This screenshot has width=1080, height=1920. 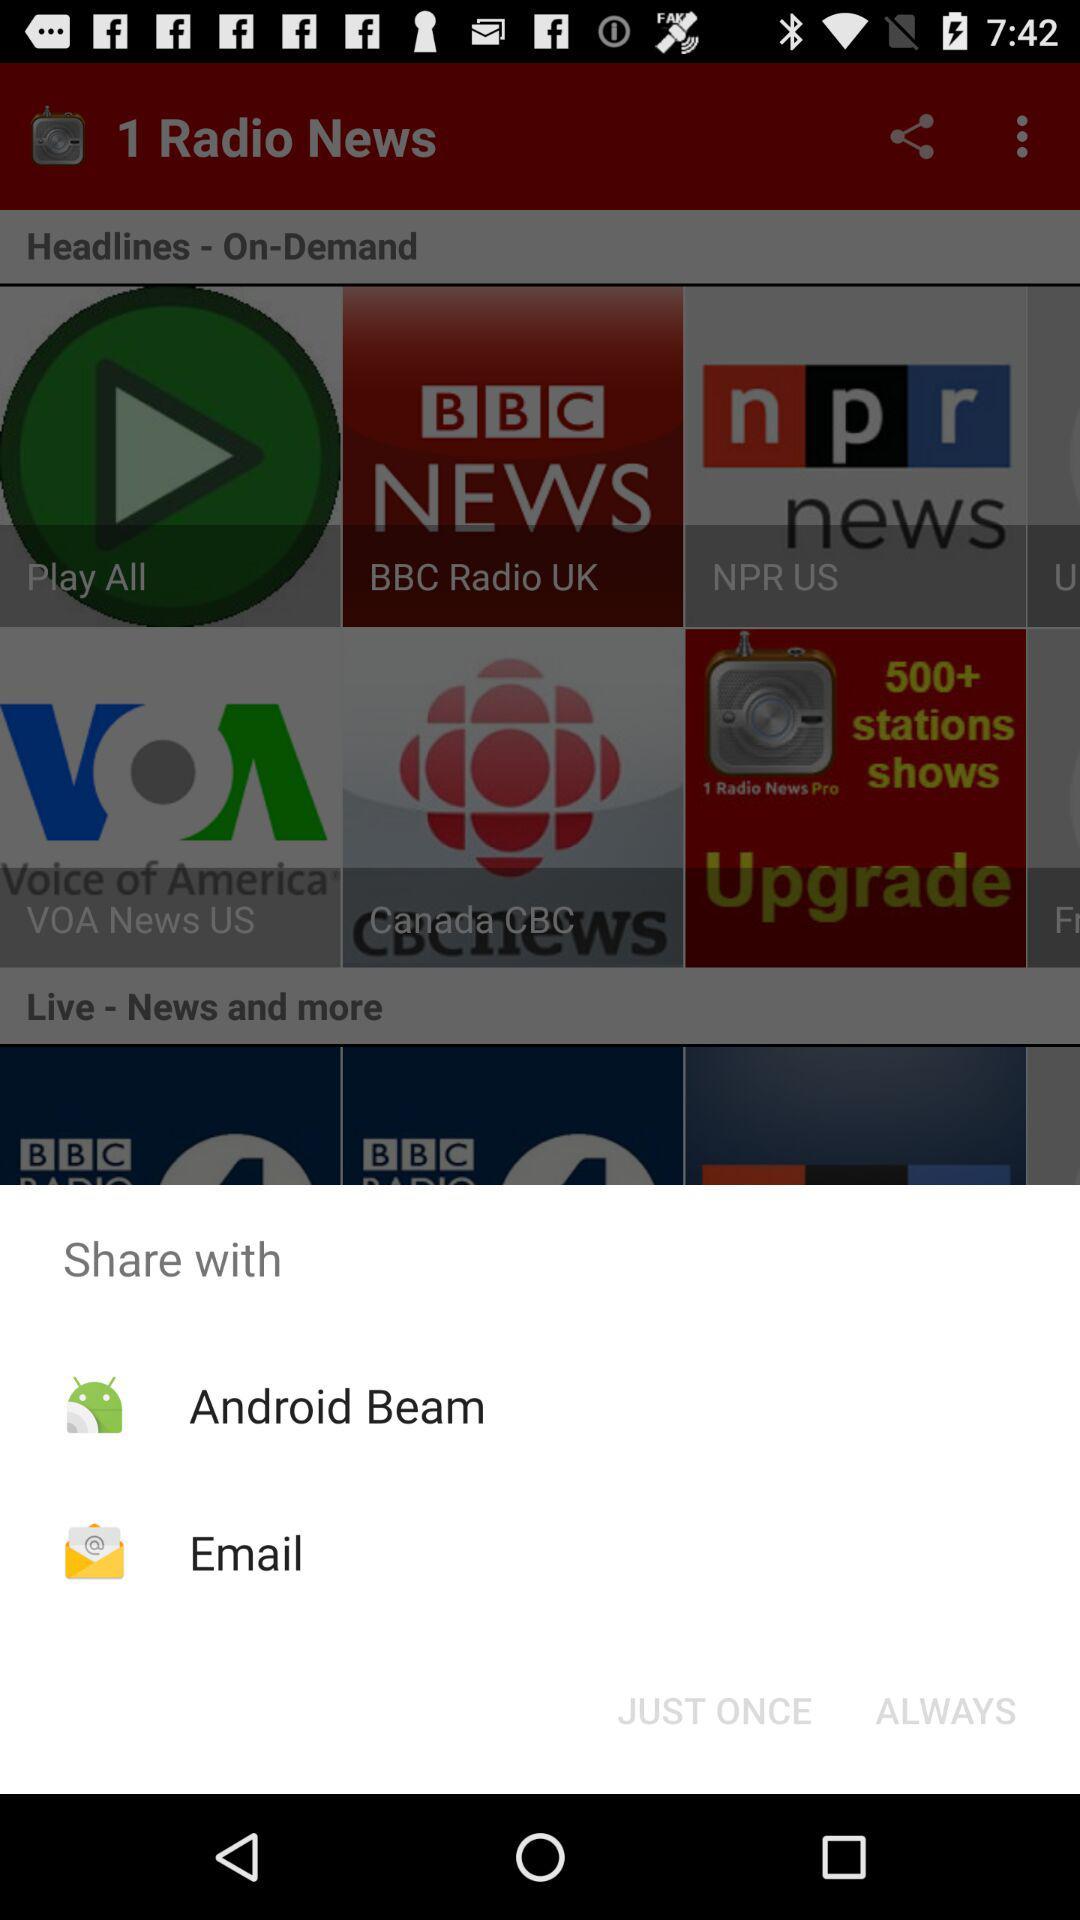 I want to click on icon next to the just once, so click(x=945, y=1708).